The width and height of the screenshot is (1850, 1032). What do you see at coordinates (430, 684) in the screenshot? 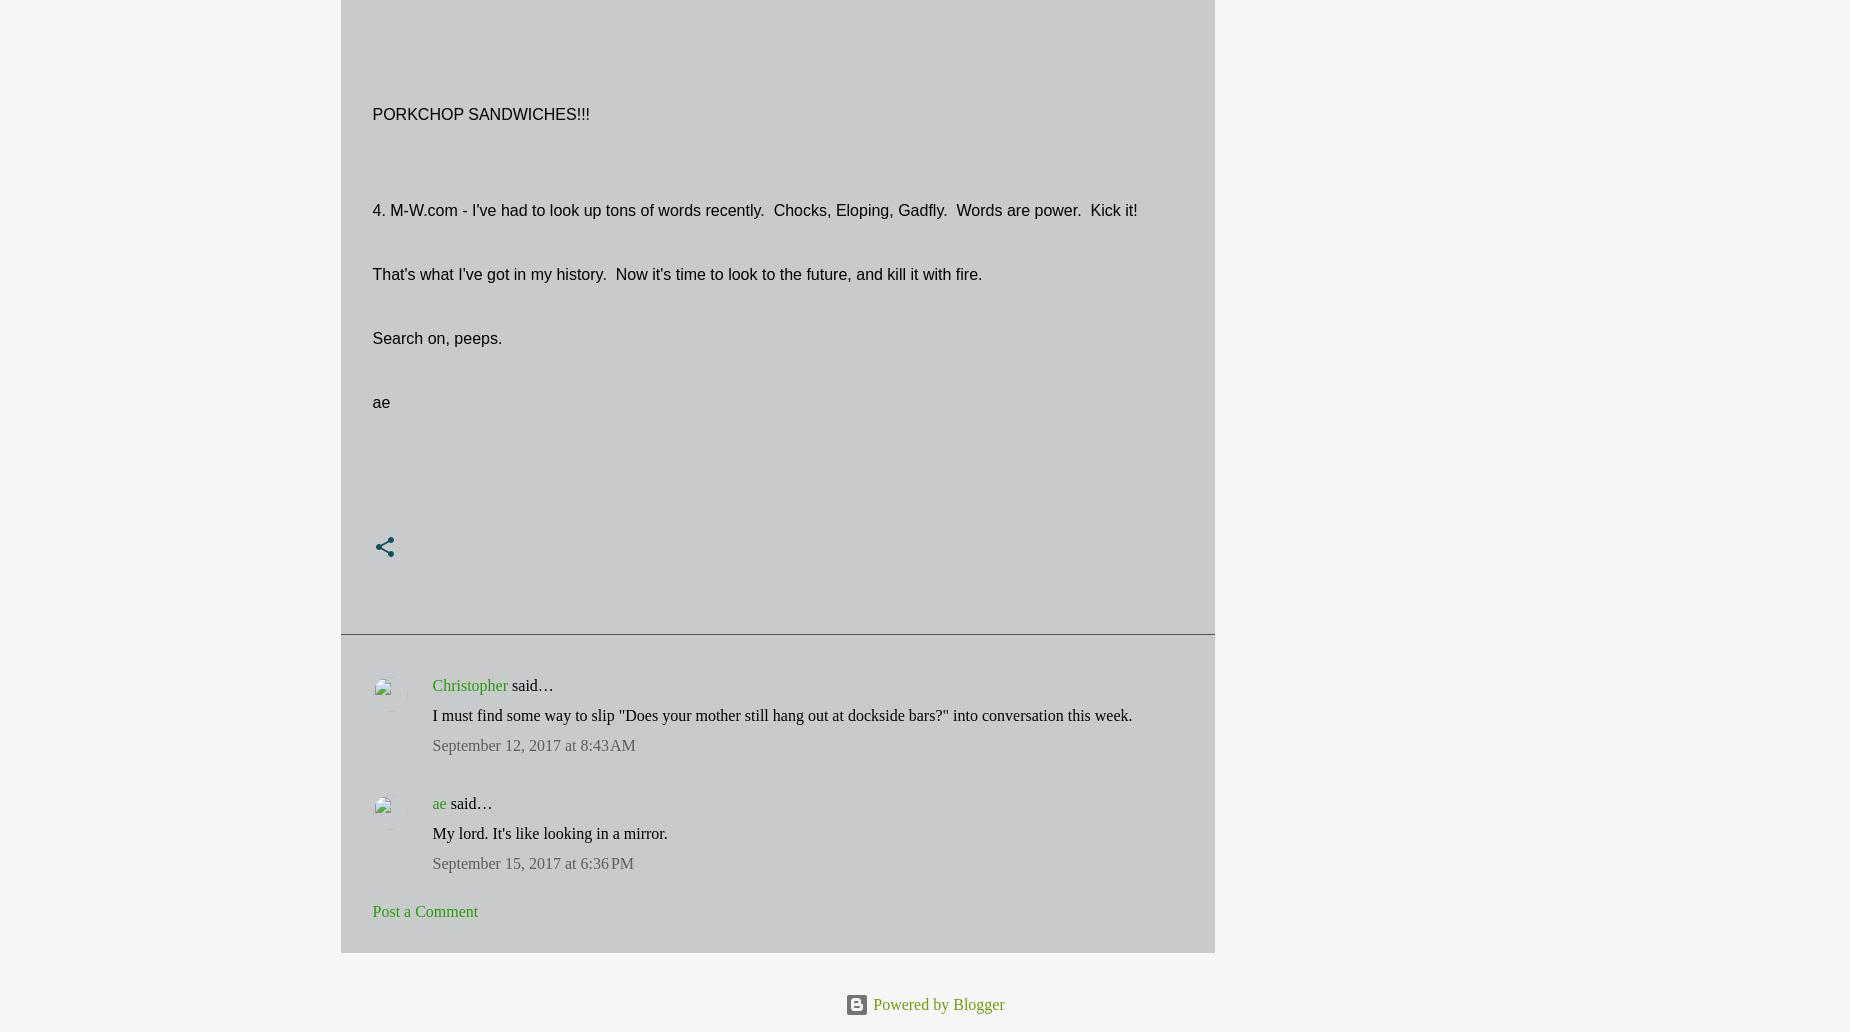
I see `'Christopher'` at bounding box center [430, 684].